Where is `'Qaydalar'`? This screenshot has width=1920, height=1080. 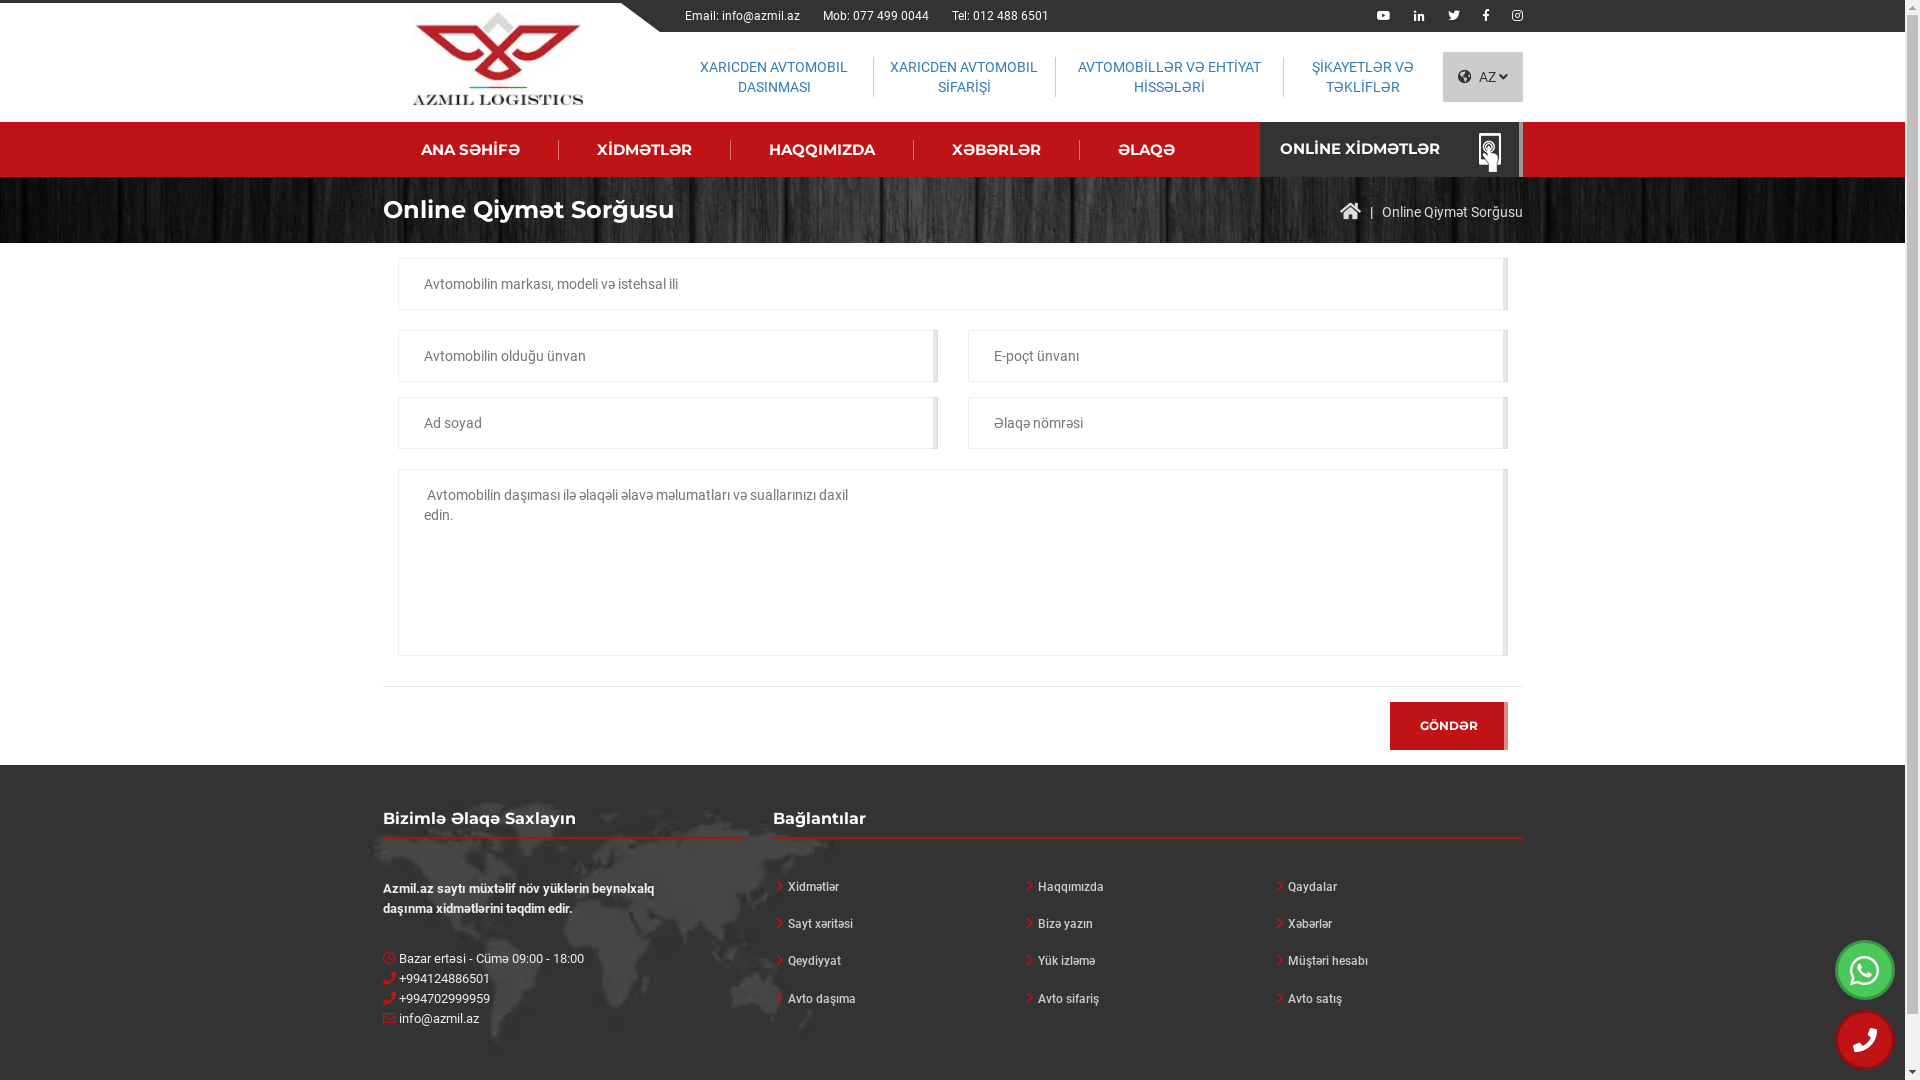
'Qaydalar' is located at coordinates (1395, 886).